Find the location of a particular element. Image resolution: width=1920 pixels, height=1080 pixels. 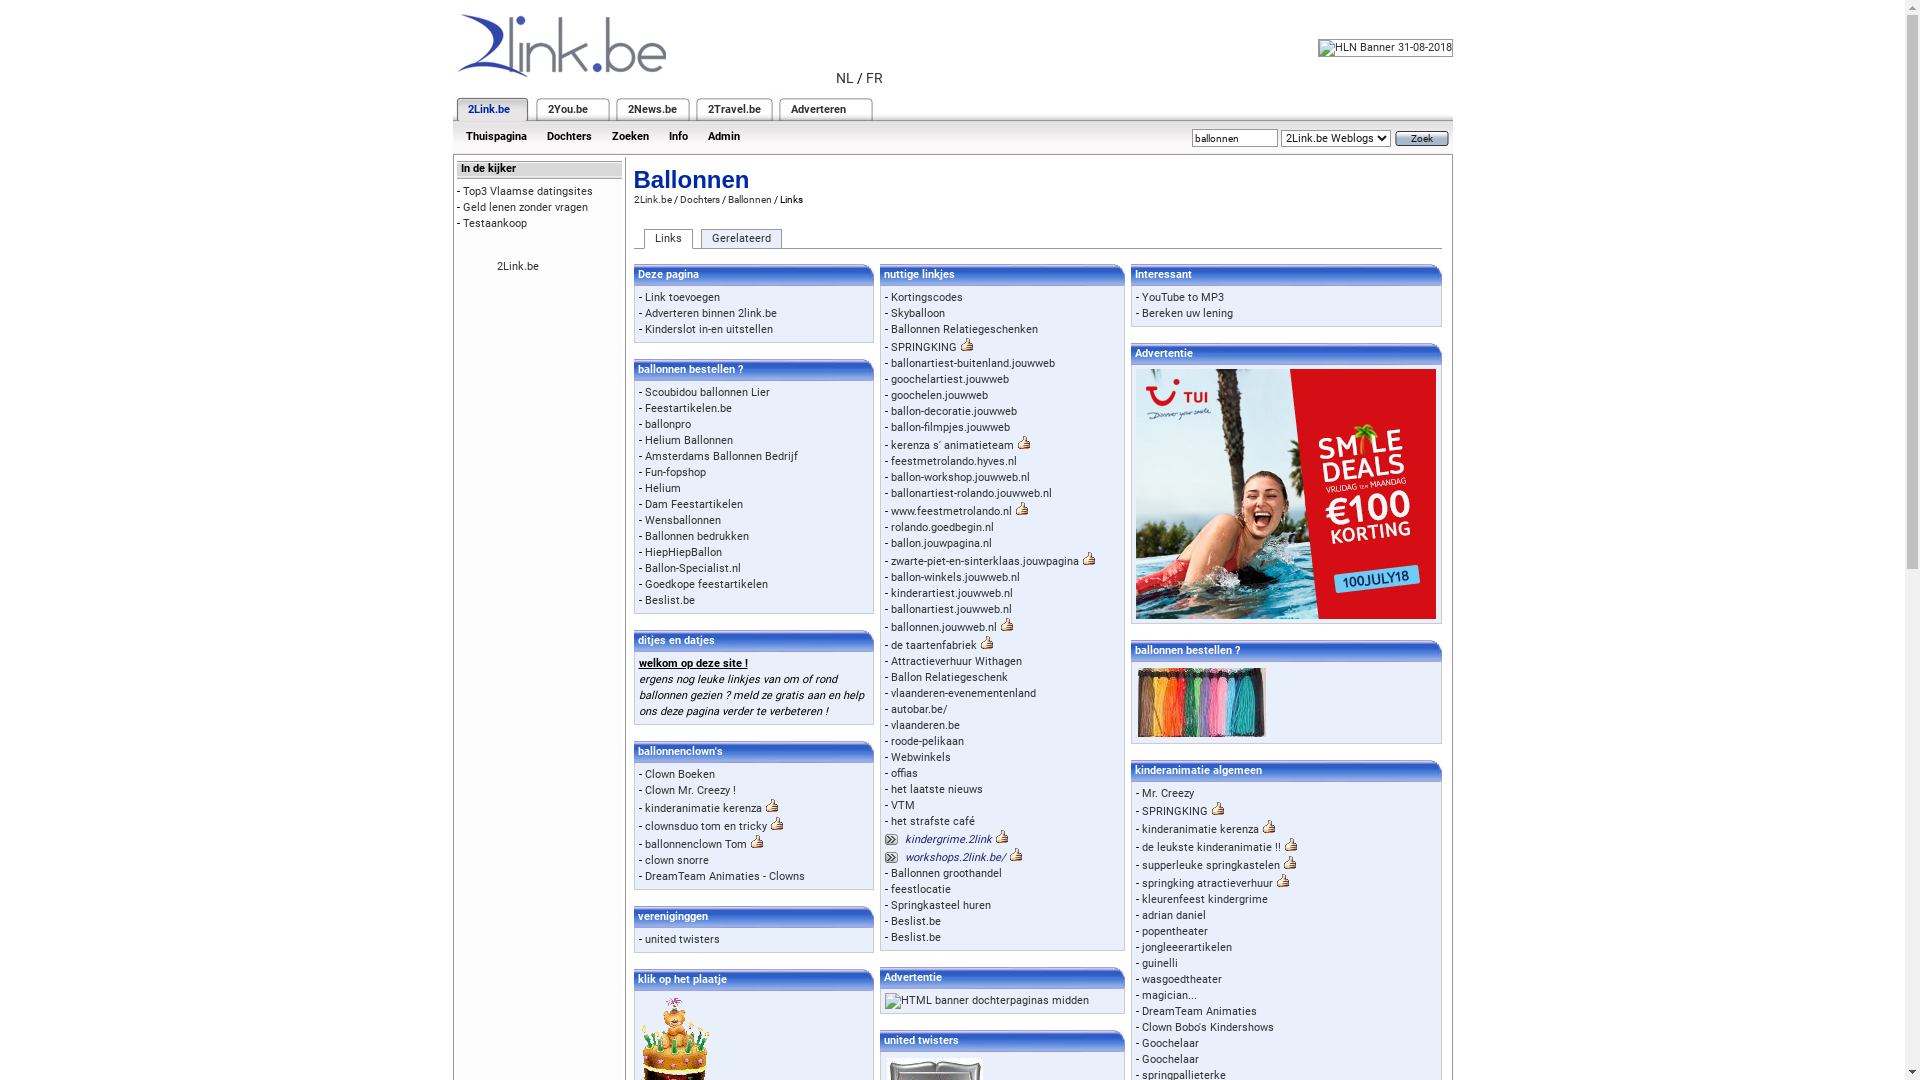

'Top3 Vlaamse datingsites' is located at coordinates (527, 191).